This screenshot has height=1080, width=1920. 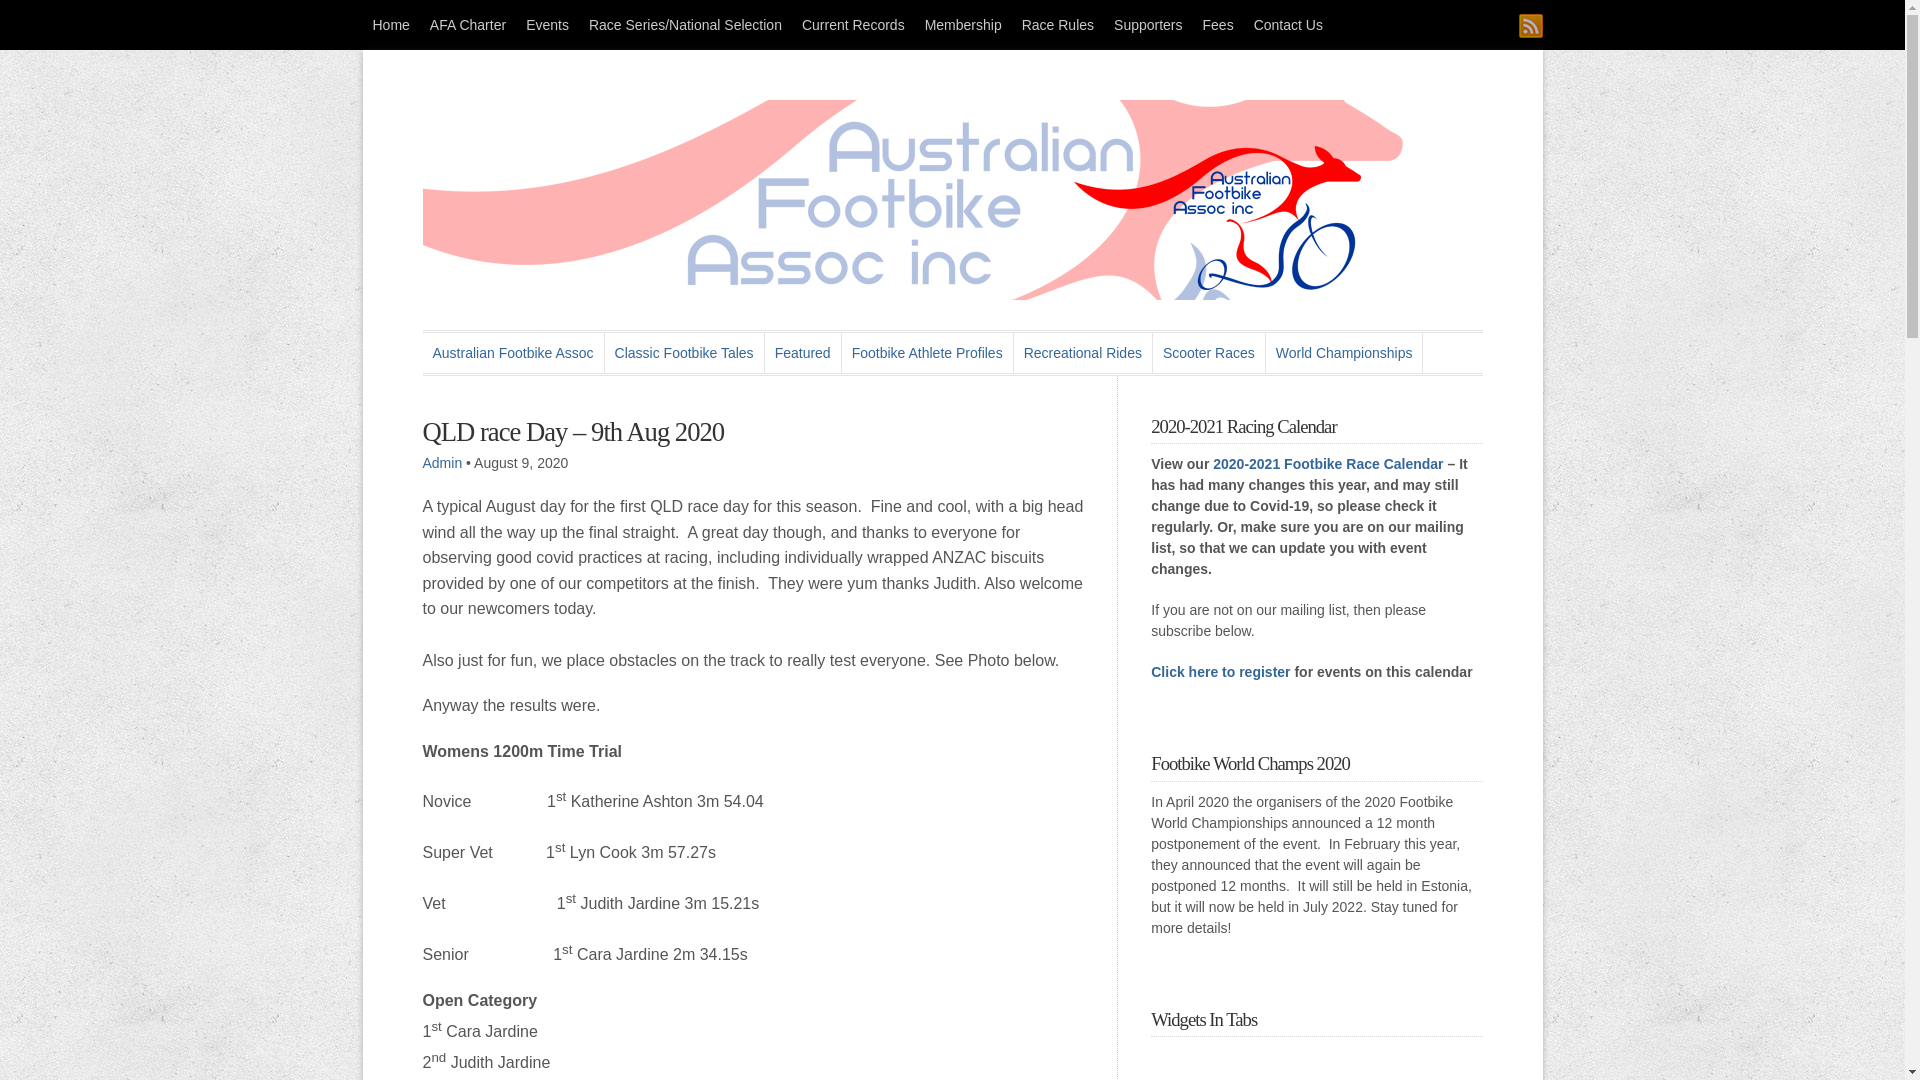 I want to click on 'Fees', so click(x=1217, y=24).